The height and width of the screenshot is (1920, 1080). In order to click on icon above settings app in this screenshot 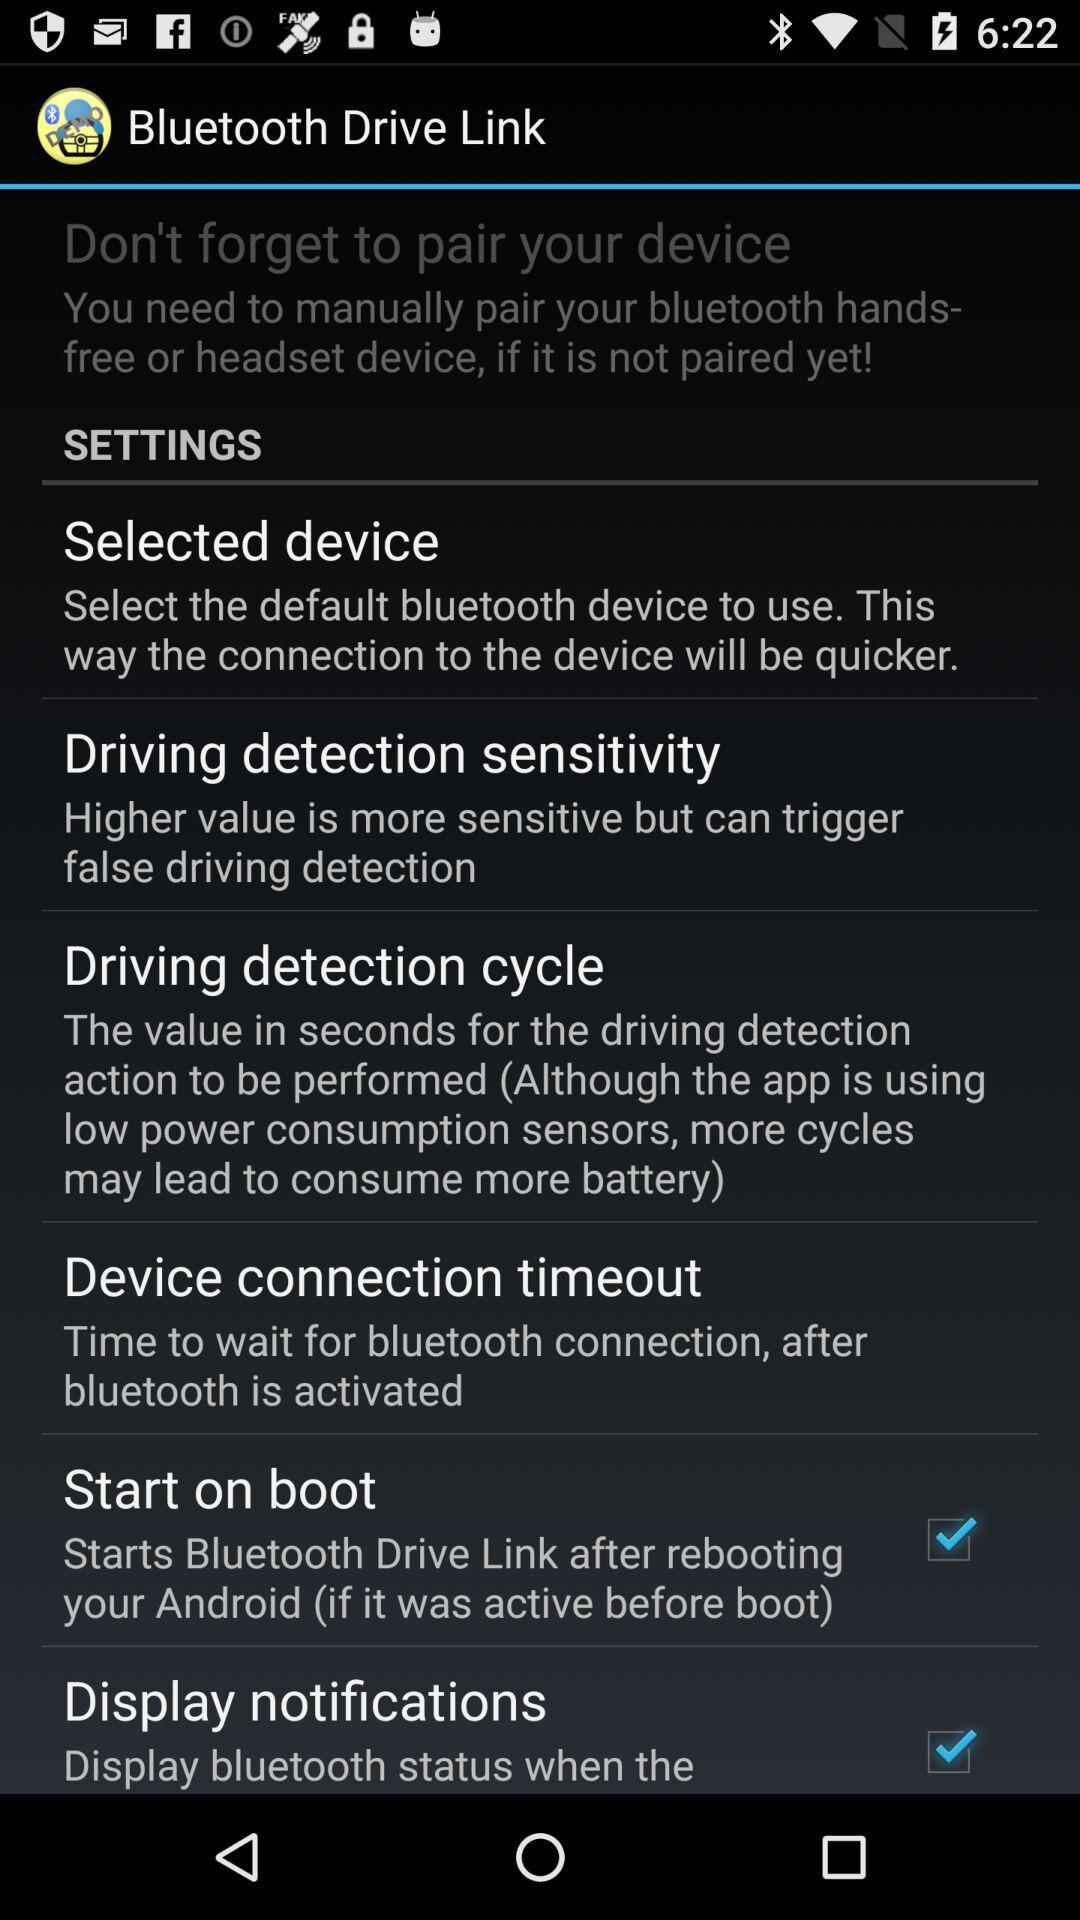, I will do `click(525, 330)`.